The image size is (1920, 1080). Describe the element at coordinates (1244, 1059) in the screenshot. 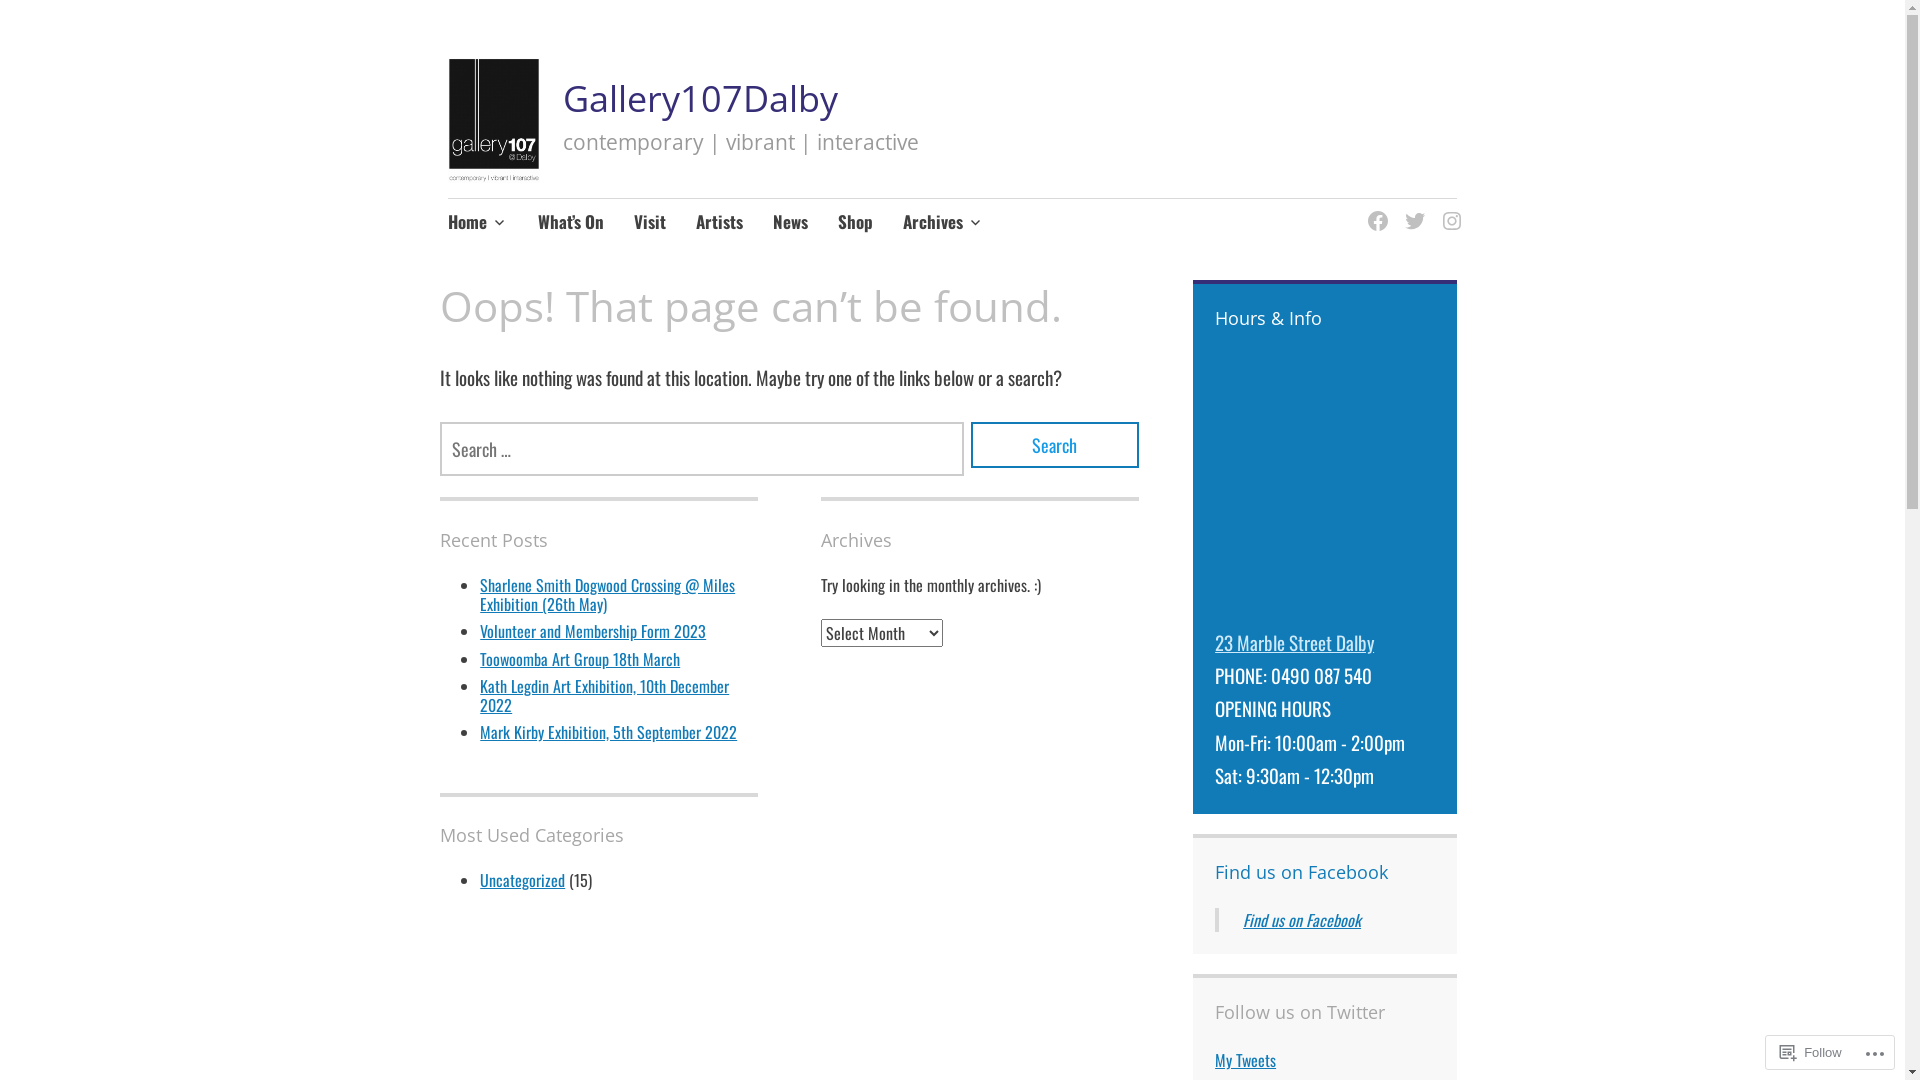

I see `'My Tweets'` at that location.